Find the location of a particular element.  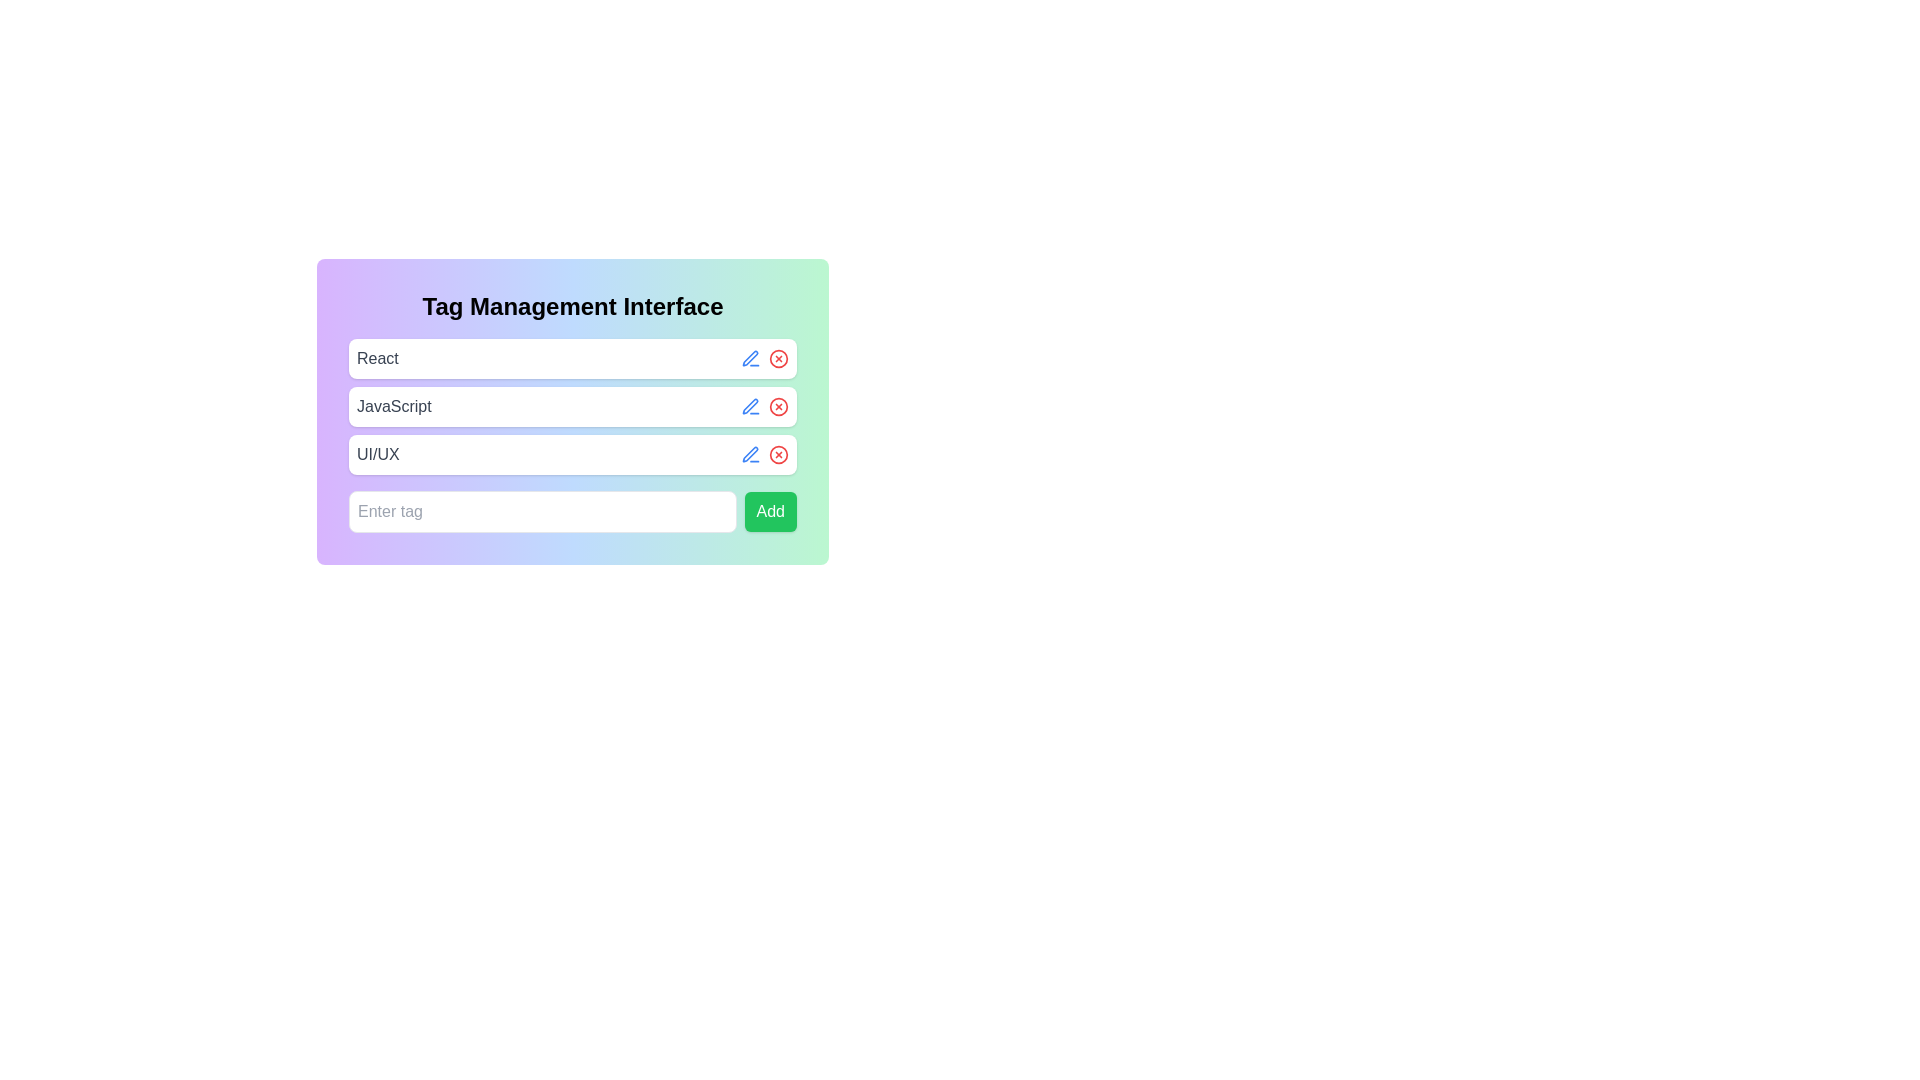

the 'JavaScript' tag element which has a white background, rounded corners, and contains a blue pencil and a red cross icon on the right is located at coordinates (571, 406).